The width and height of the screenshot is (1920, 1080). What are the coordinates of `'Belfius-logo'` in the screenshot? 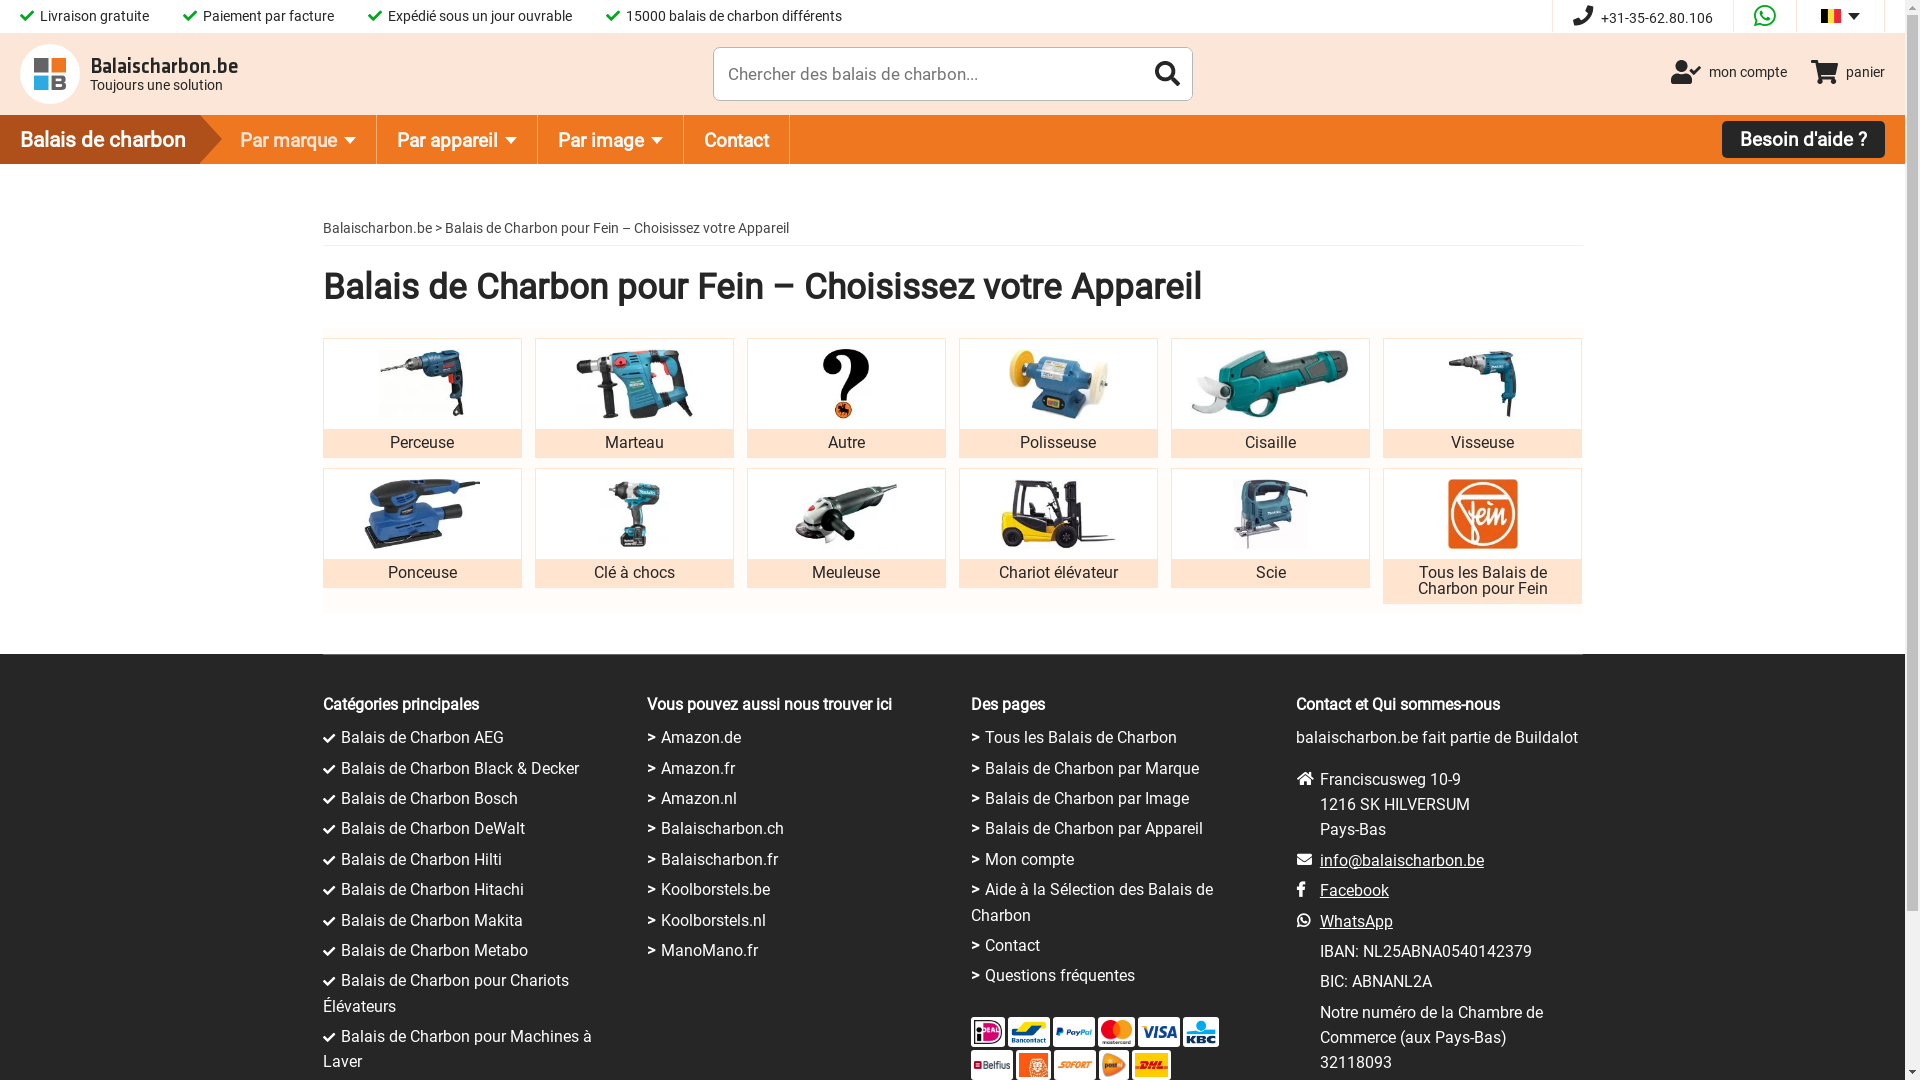 It's located at (992, 1063).